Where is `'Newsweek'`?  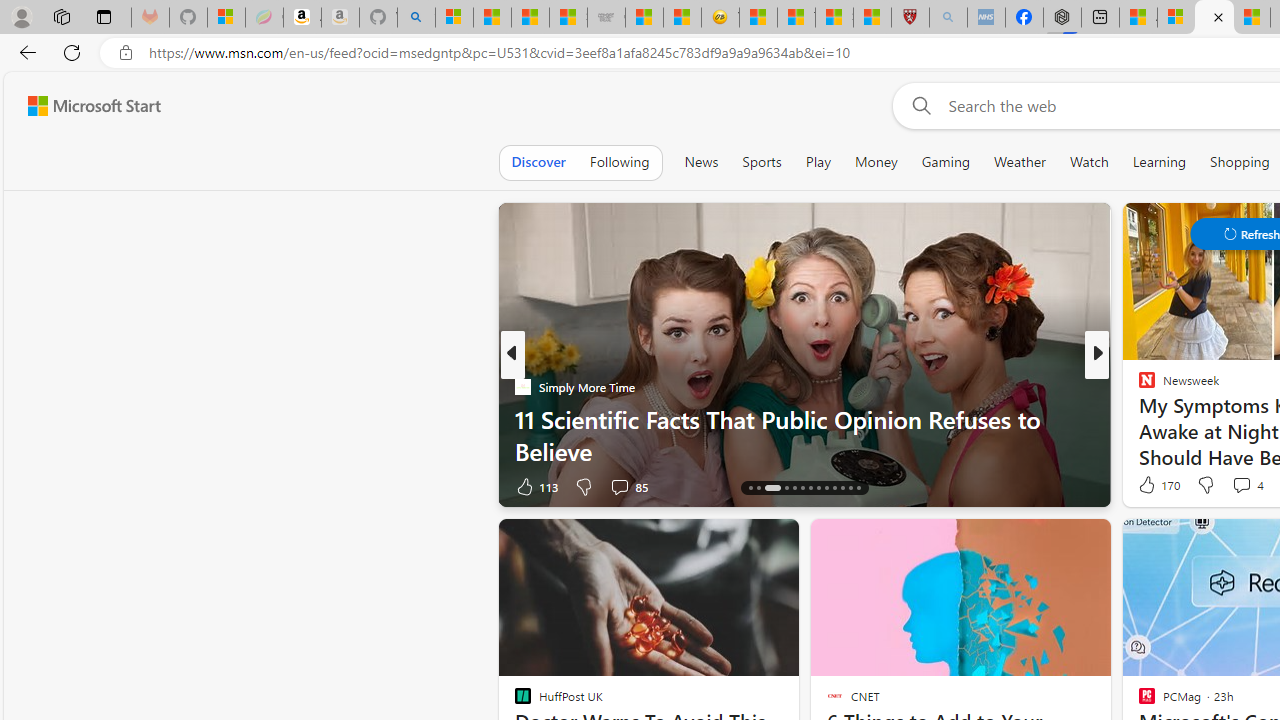 'Newsweek' is located at coordinates (1138, 387).